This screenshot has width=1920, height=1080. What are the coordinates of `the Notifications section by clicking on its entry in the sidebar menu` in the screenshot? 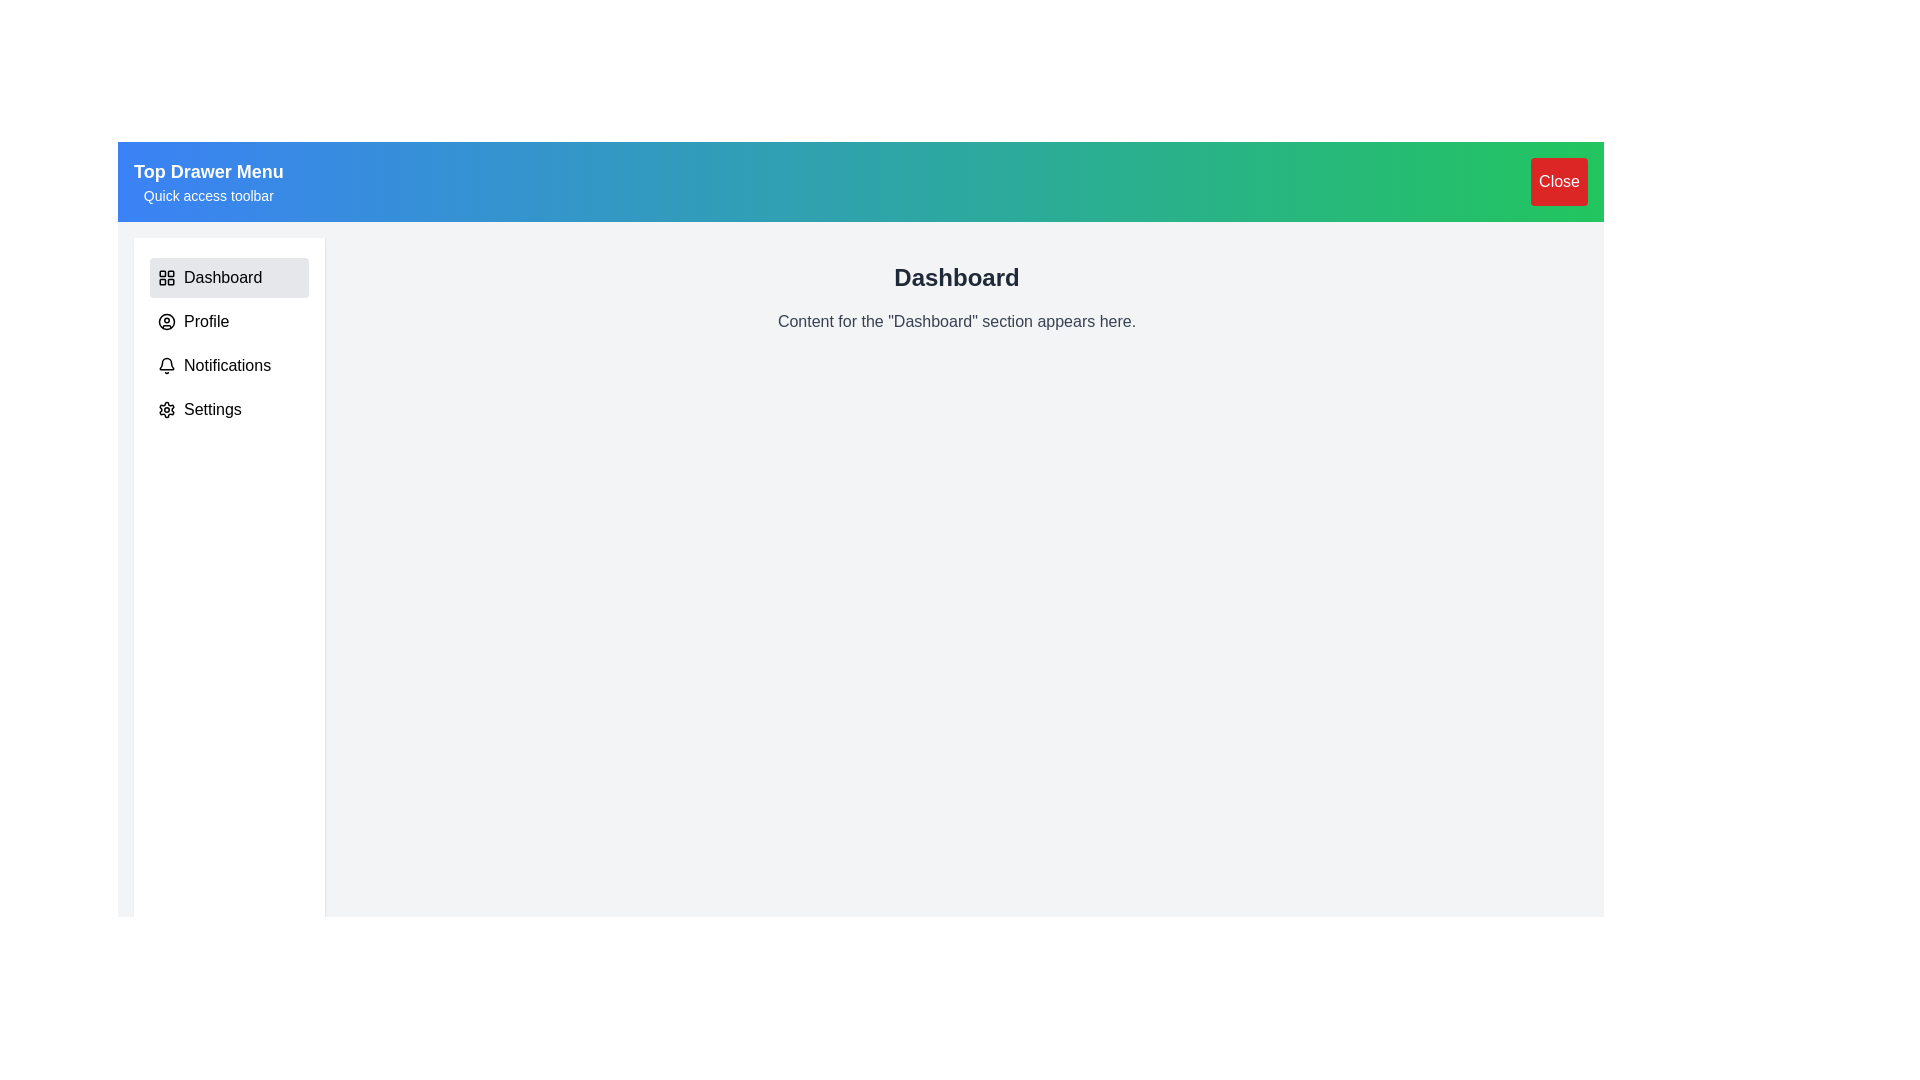 It's located at (229, 366).